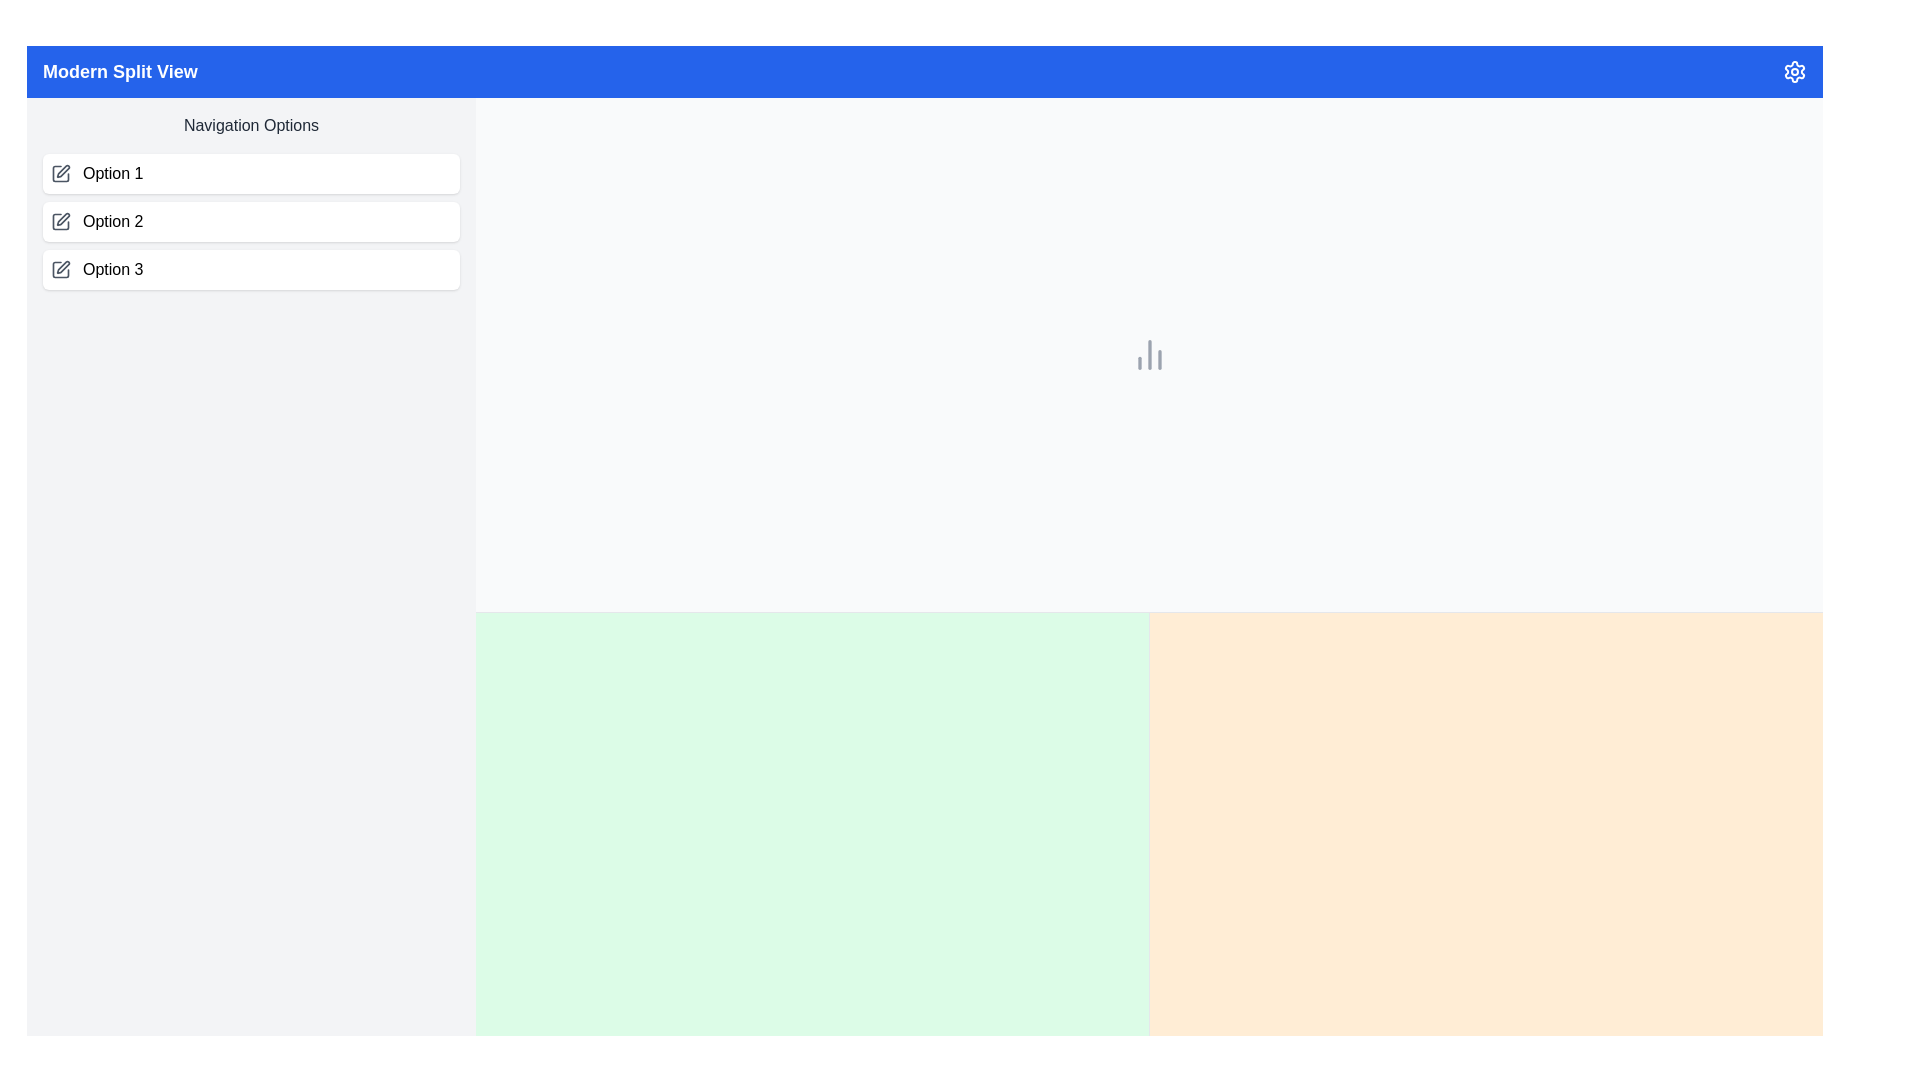  What do you see at coordinates (61, 270) in the screenshot?
I see `the gray pencil icon located to the left of the label 'Option 3' in the third row of the sidebar menu to initiate an edit action` at bounding box center [61, 270].